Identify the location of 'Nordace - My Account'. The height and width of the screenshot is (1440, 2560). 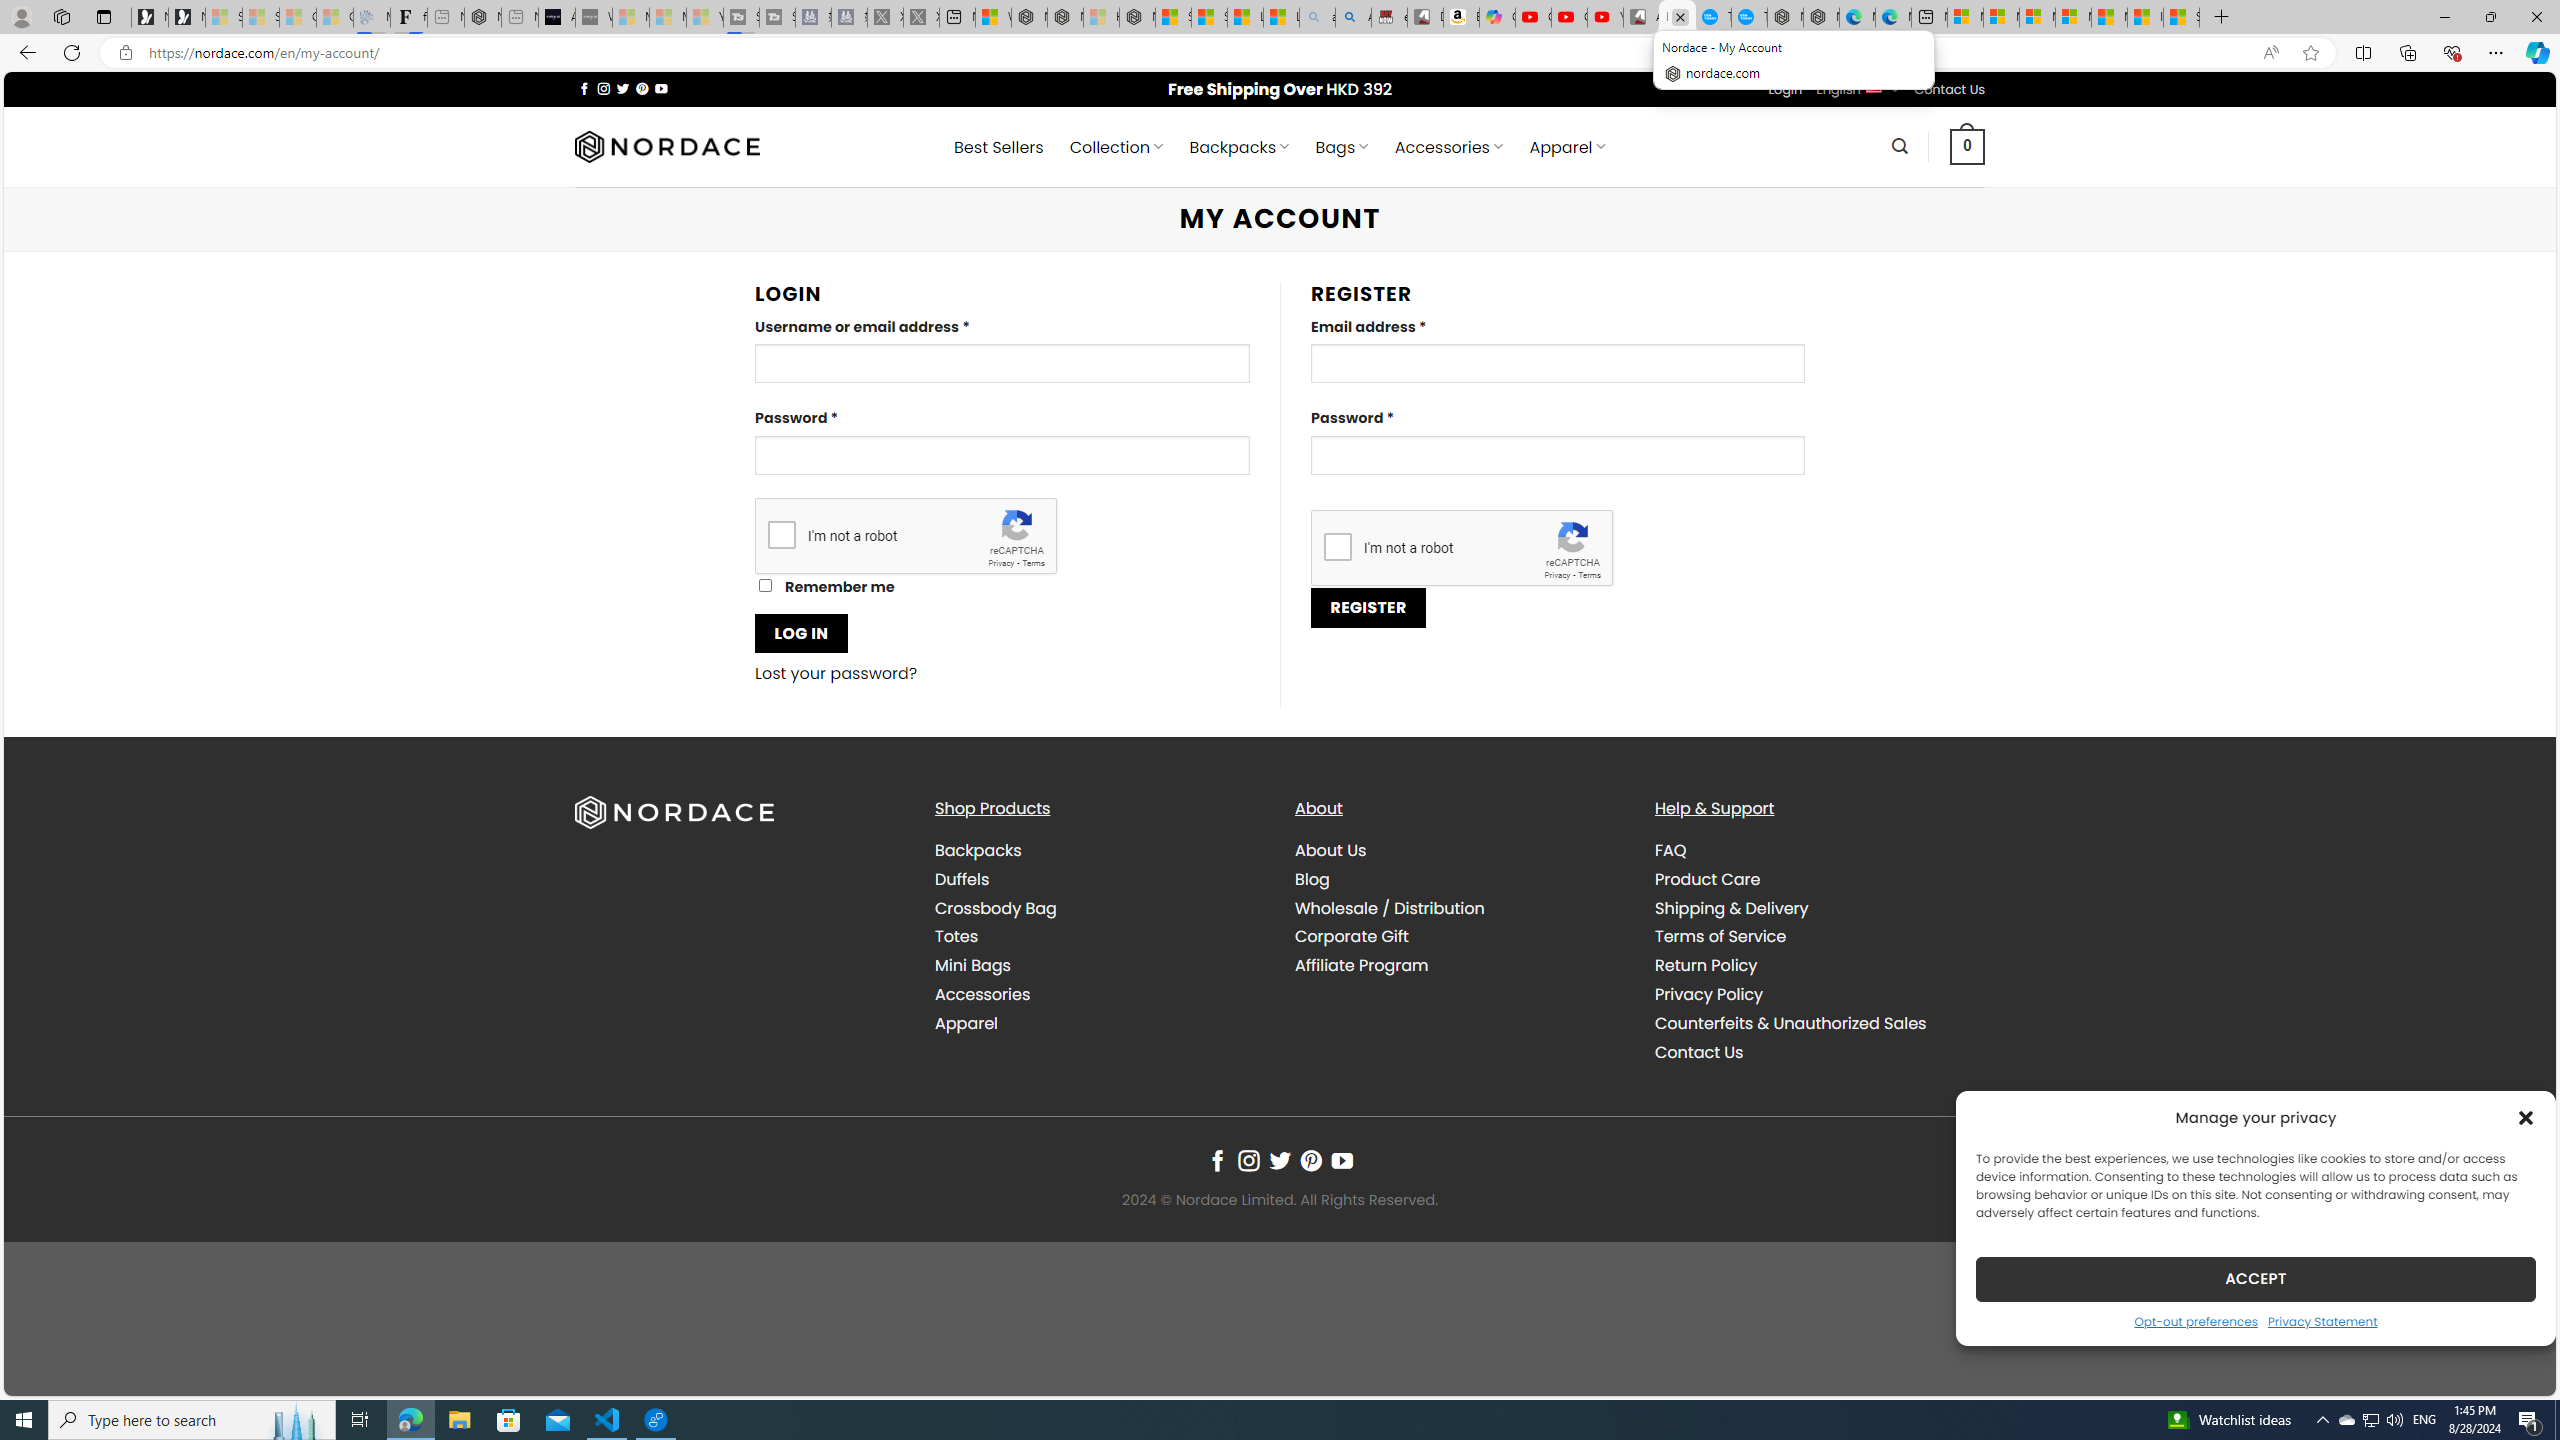
(1678, 16).